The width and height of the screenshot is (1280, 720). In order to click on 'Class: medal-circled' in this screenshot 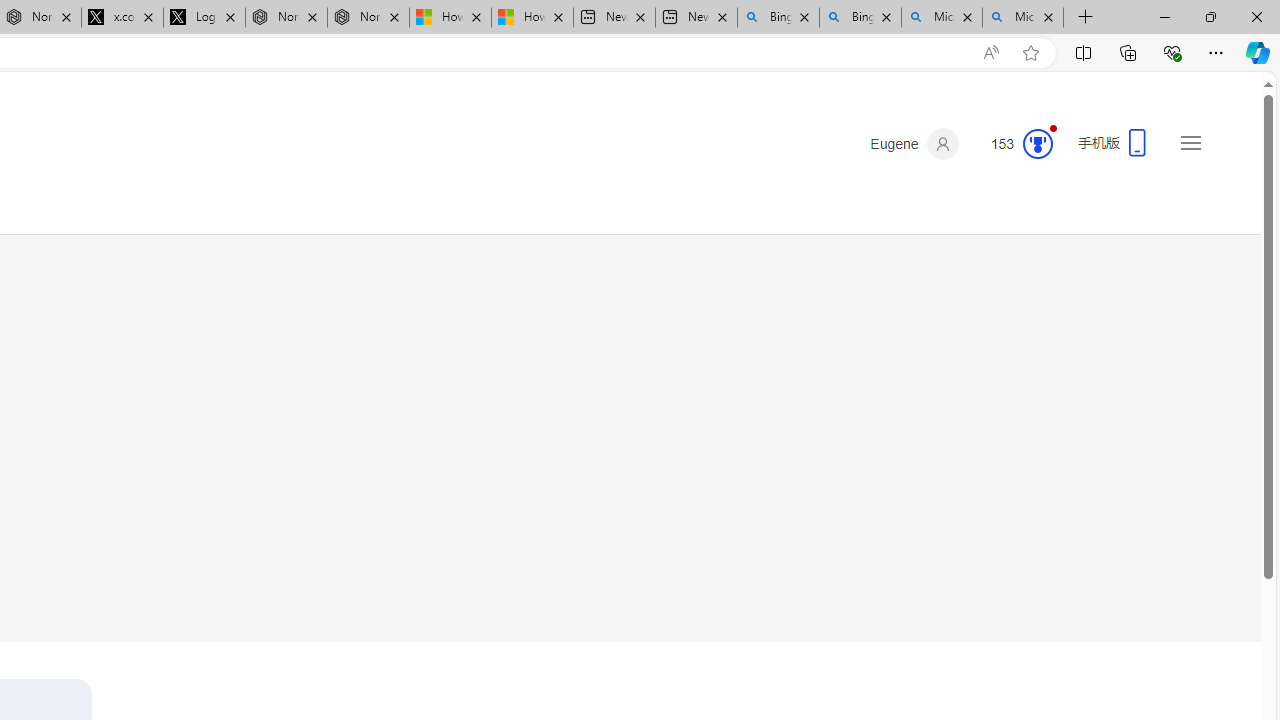, I will do `click(1037, 143)`.